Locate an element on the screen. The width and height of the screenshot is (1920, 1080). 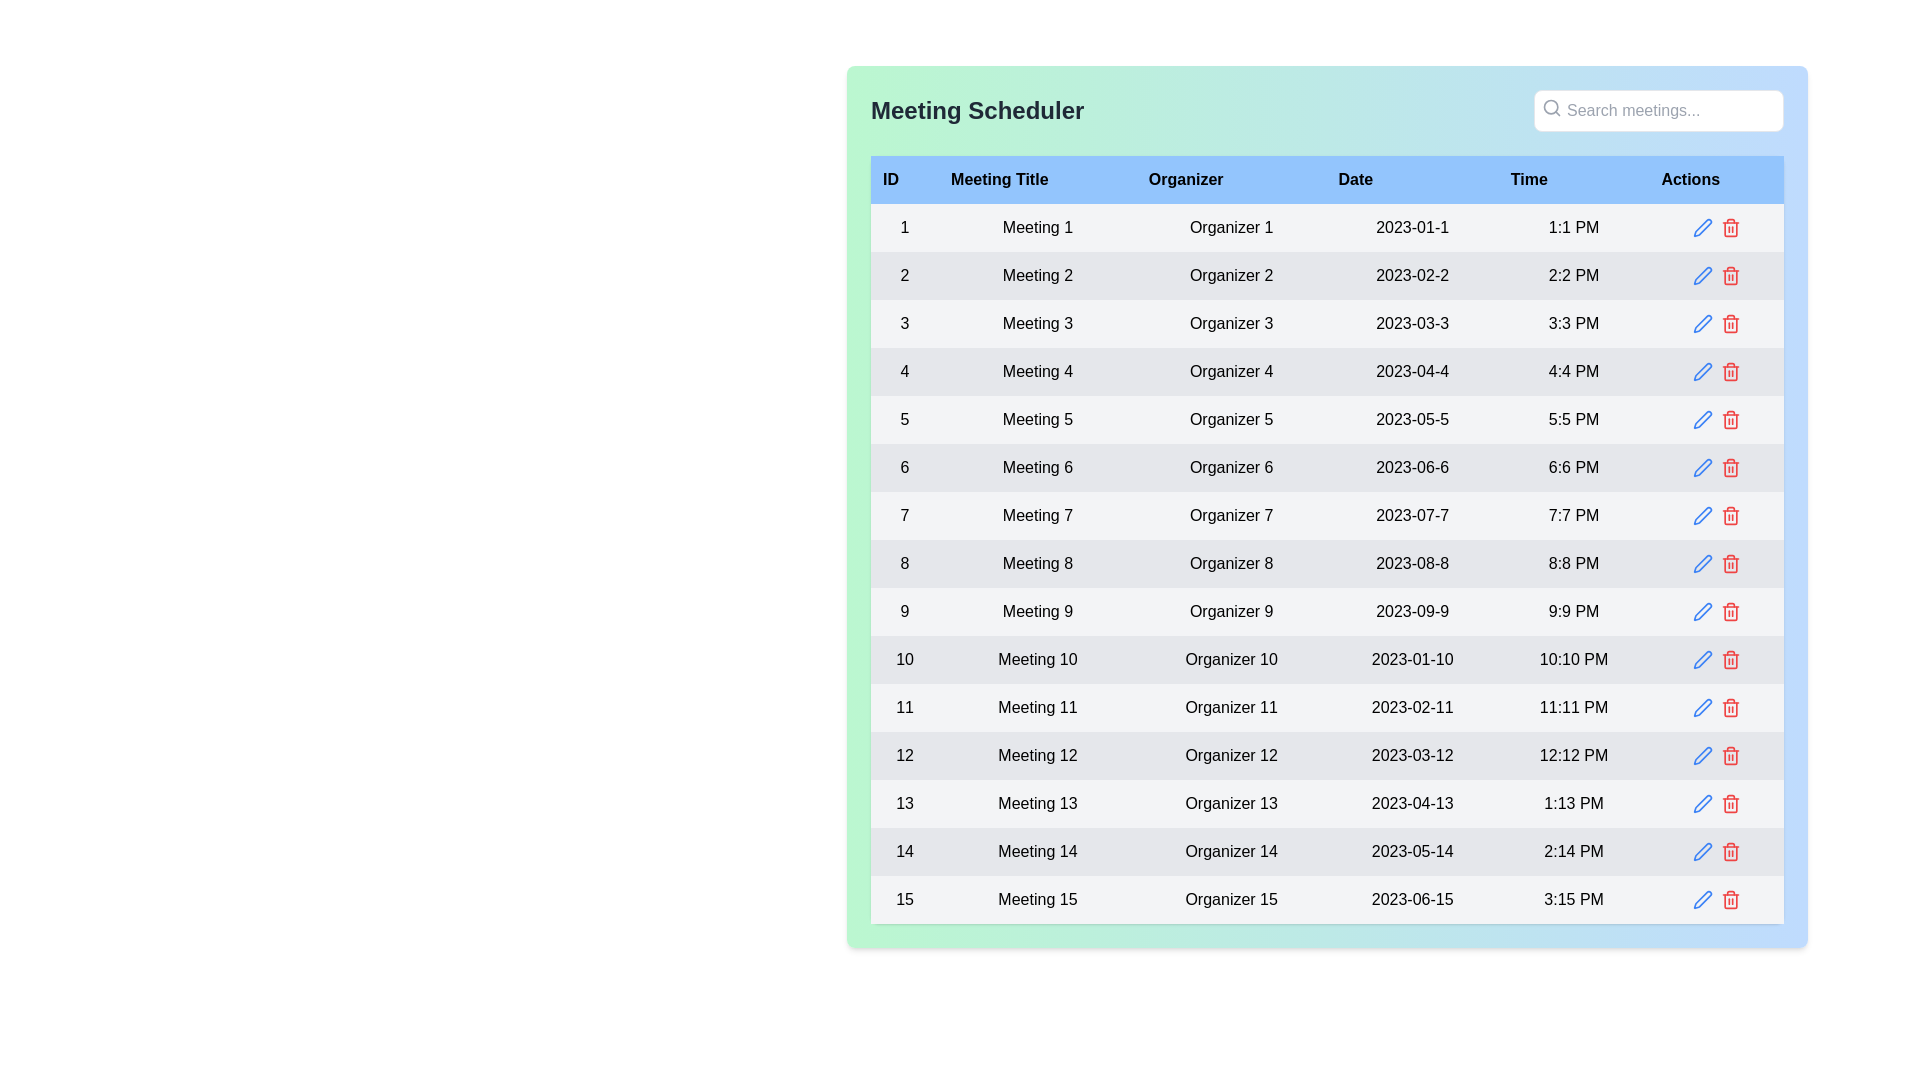
the edit button located in the 'Actions' column of the 12th row in the table is located at coordinates (1701, 756).